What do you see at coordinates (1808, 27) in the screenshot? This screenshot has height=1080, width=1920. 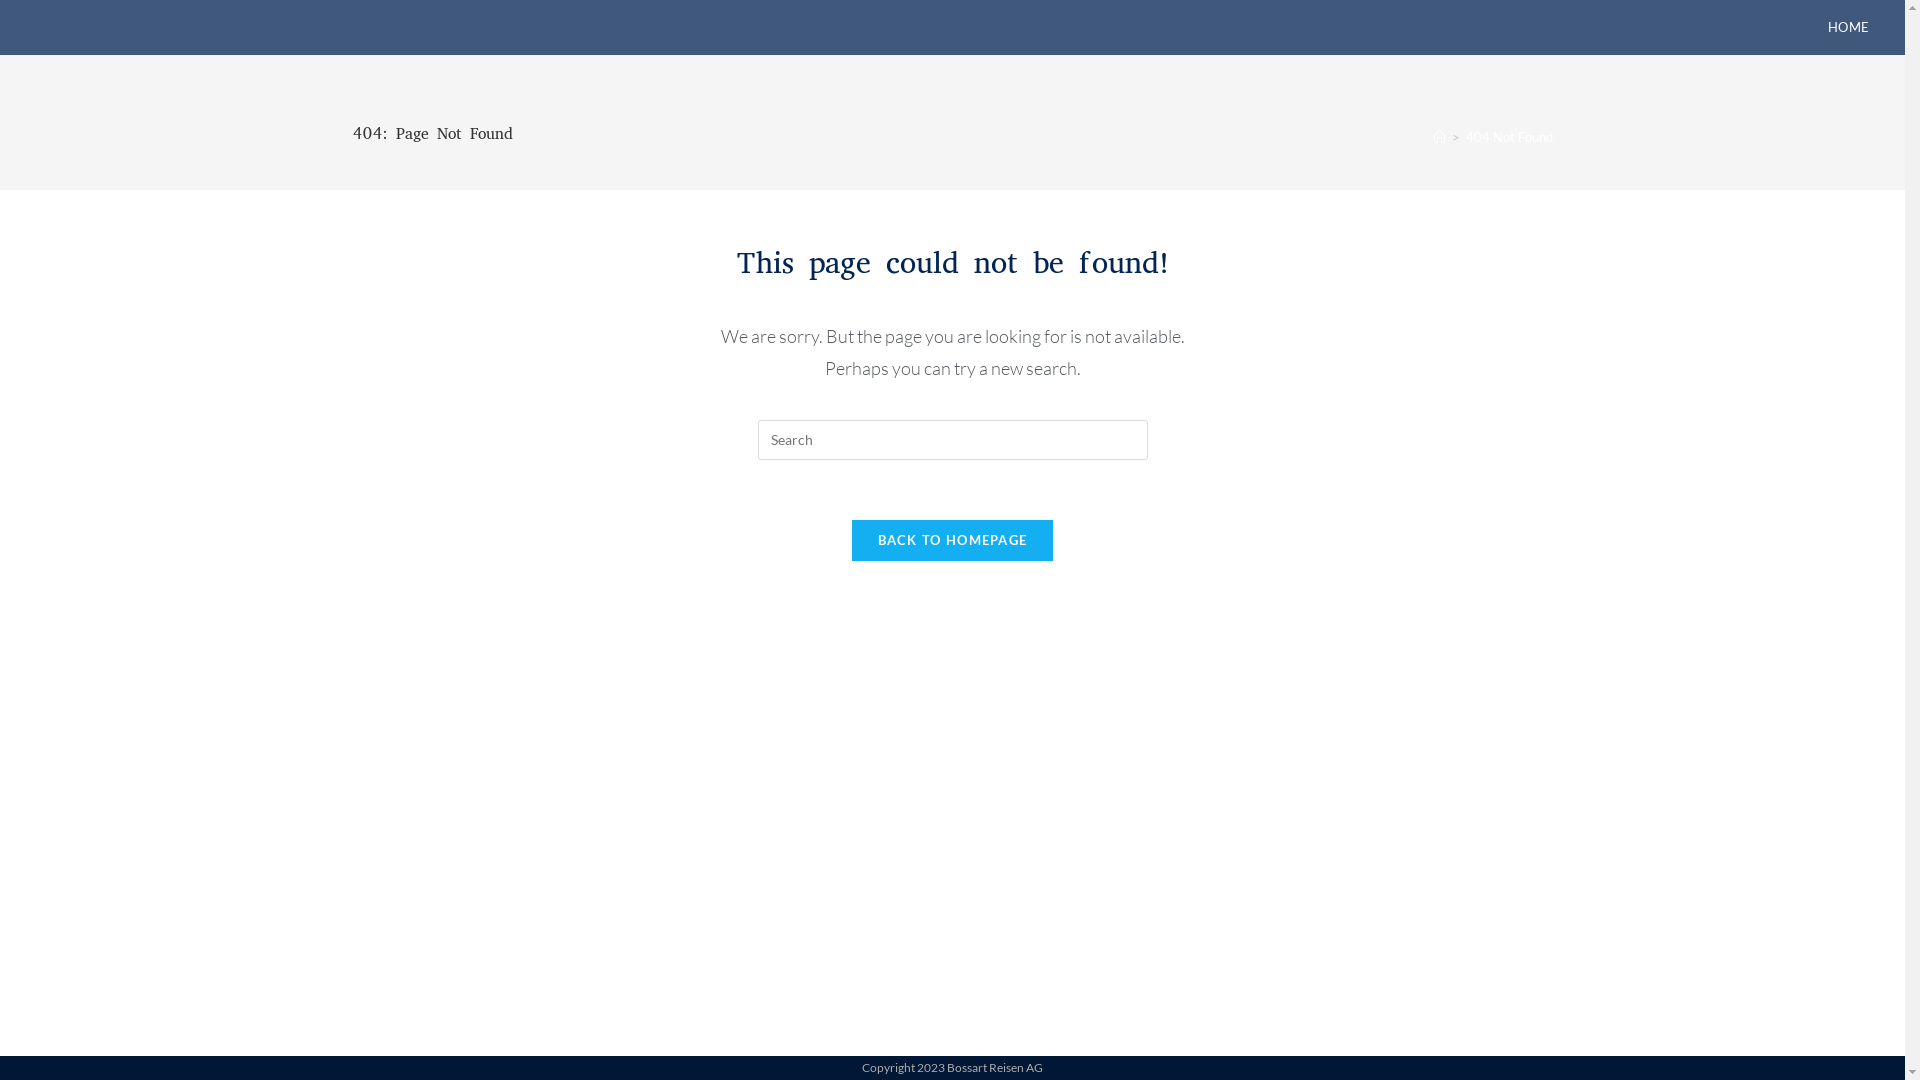 I see `'HOME'` at bounding box center [1808, 27].